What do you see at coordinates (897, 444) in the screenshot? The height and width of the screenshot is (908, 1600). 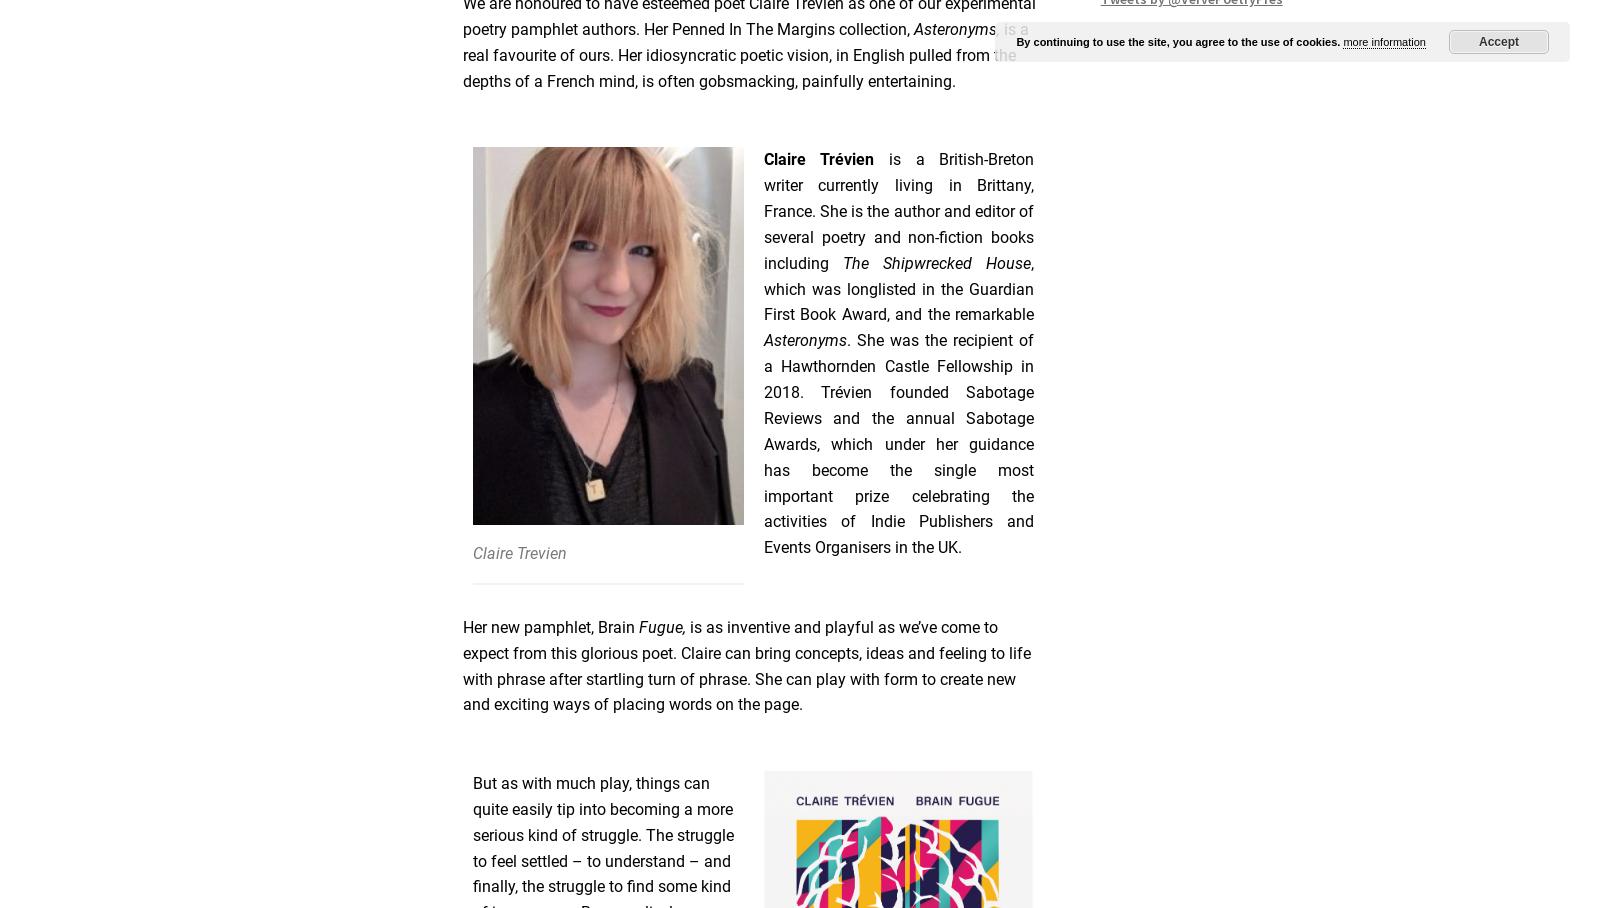 I see `'. She was the recipient of a Hawthornden Castle Fellowship in 2018. Trévien founded Sabotage Reviews and the annual Sabotage Awards, which under her guidance has become the single most important prize celebrating the activities of Indie Publishers and Events Organisers in the UK.'` at bounding box center [897, 444].